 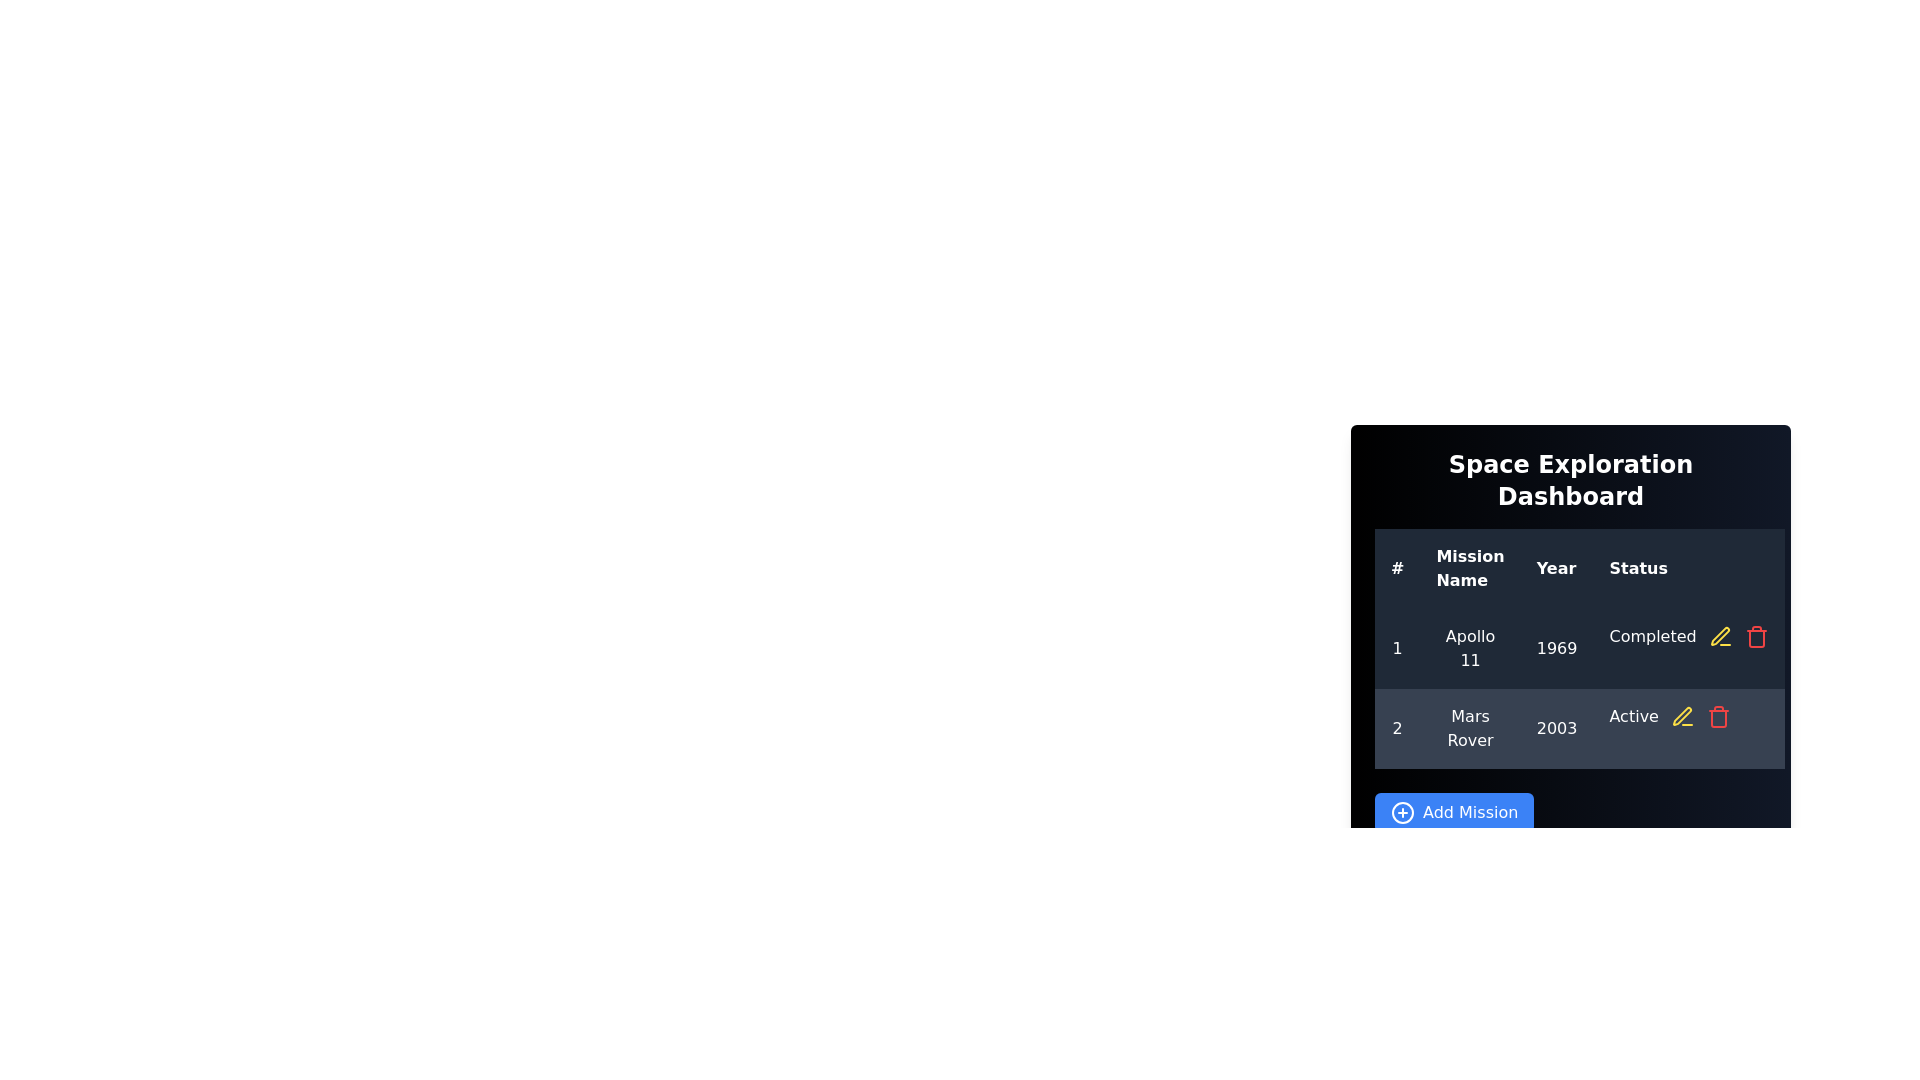 What do you see at coordinates (1470, 729) in the screenshot?
I see `the text label identifying the mission name 'Mars Rover' located in the second row under the 'Mission Name' column of the data table` at bounding box center [1470, 729].